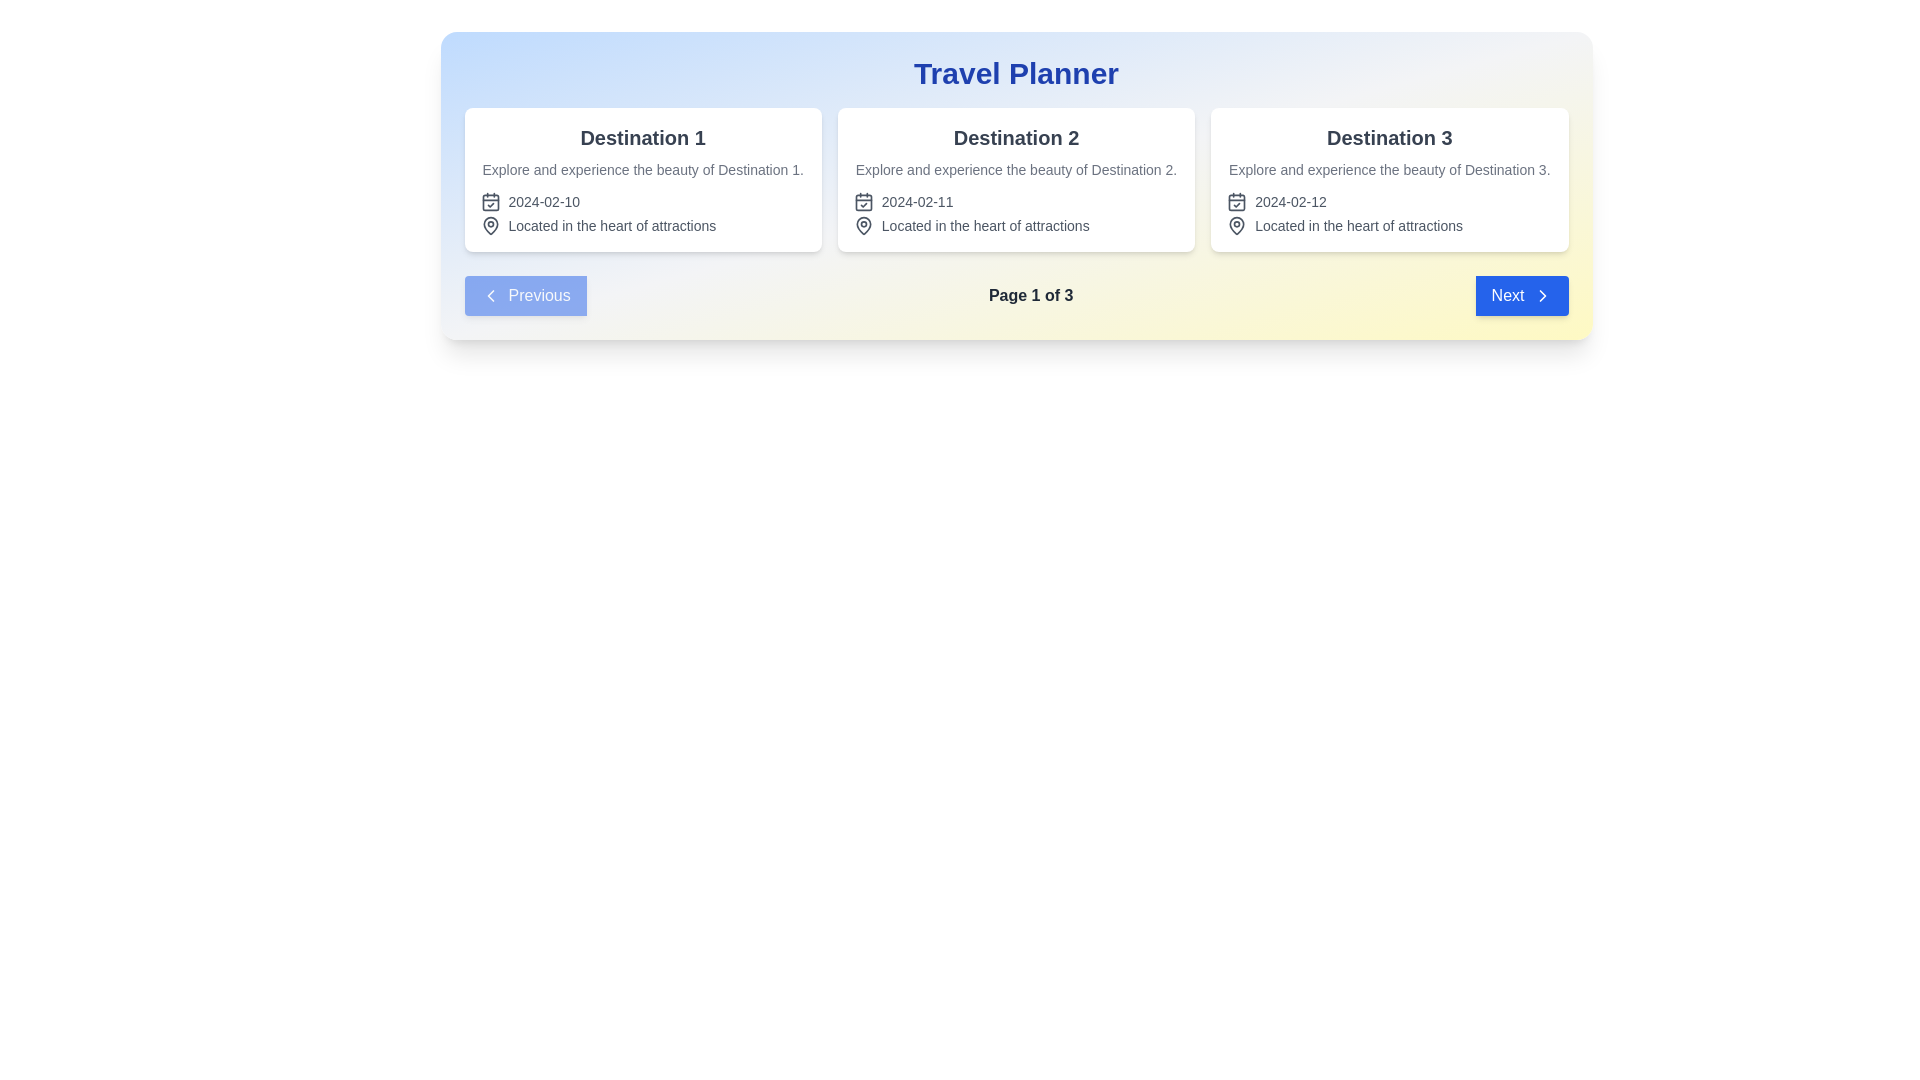 This screenshot has width=1920, height=1080. What do you see at coordinates (863, 201) in the screenshot?
I see `the compact calendar icon with a check mark located at the top-left corner of the 'Destination 2' card` at bounding box center [863, 201].